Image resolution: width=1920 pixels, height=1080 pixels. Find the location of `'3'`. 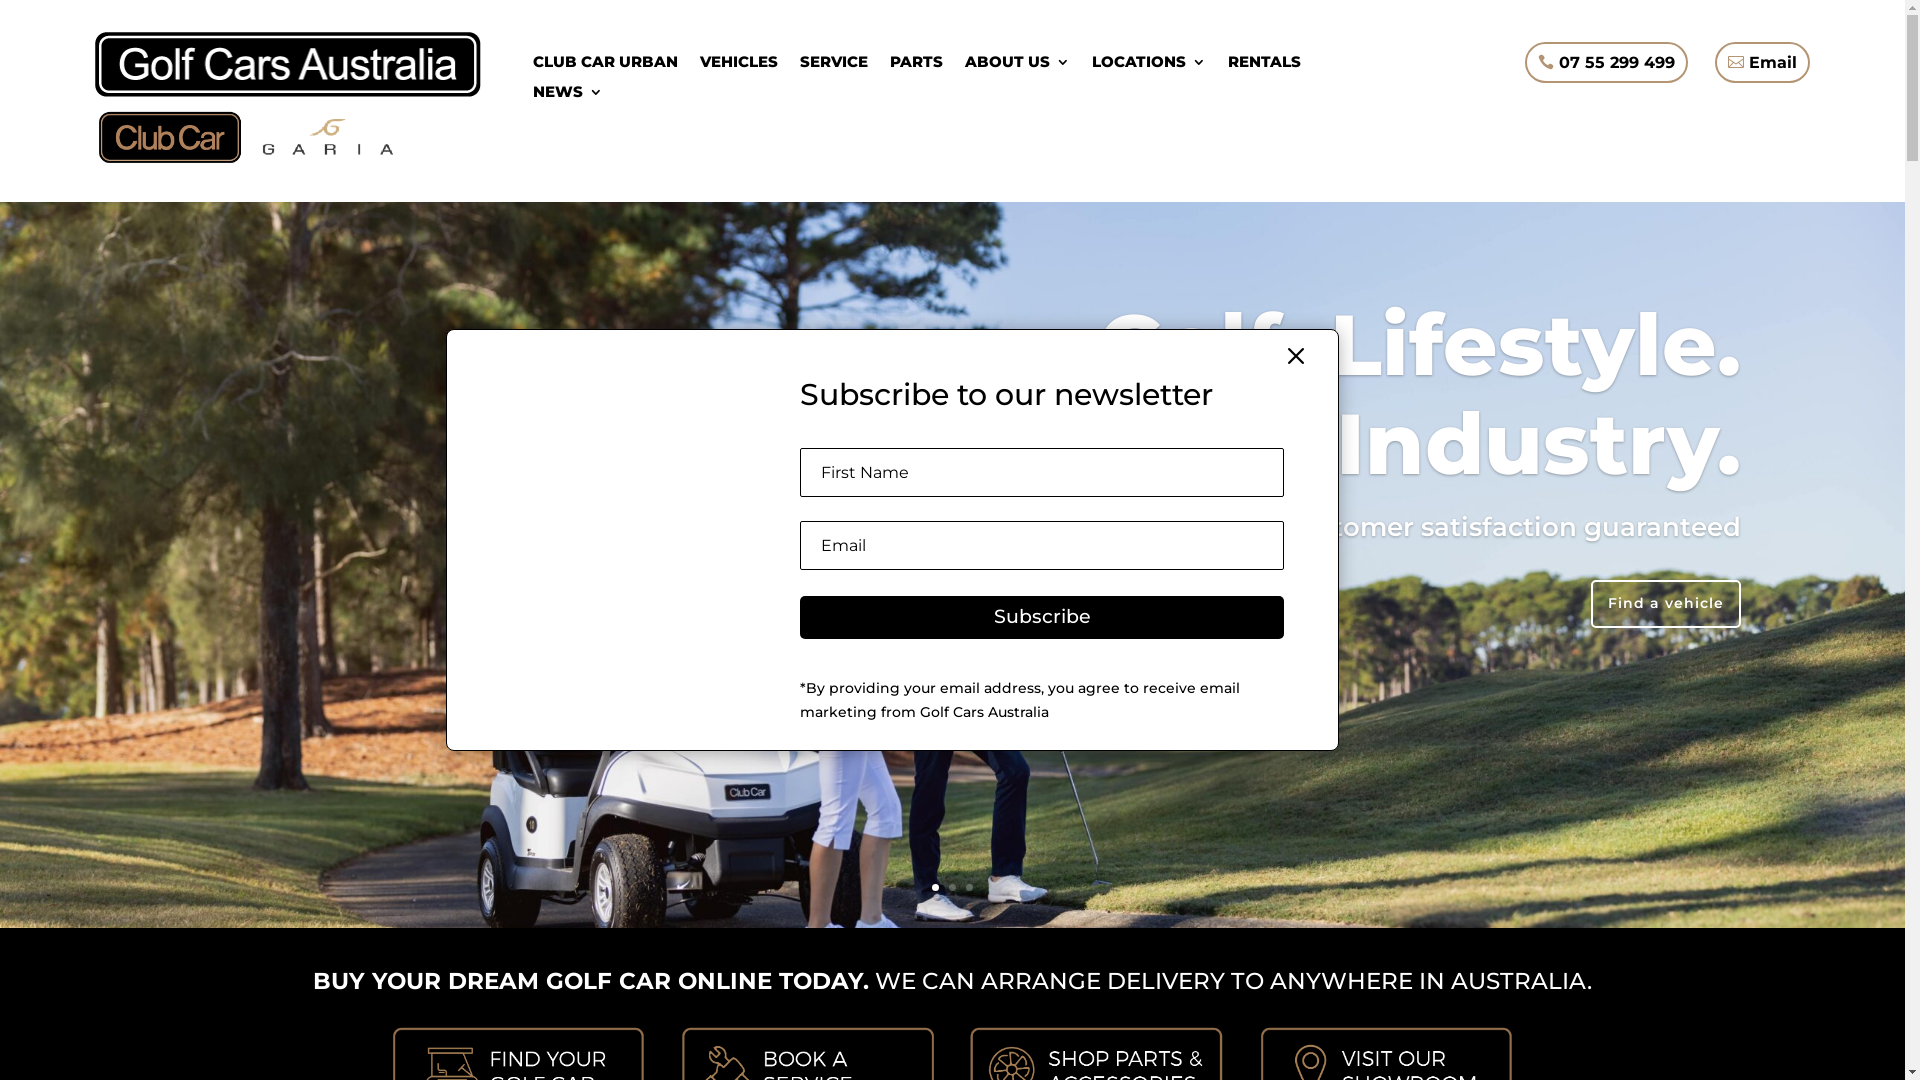

'3' is located at coordinates (969, 886).